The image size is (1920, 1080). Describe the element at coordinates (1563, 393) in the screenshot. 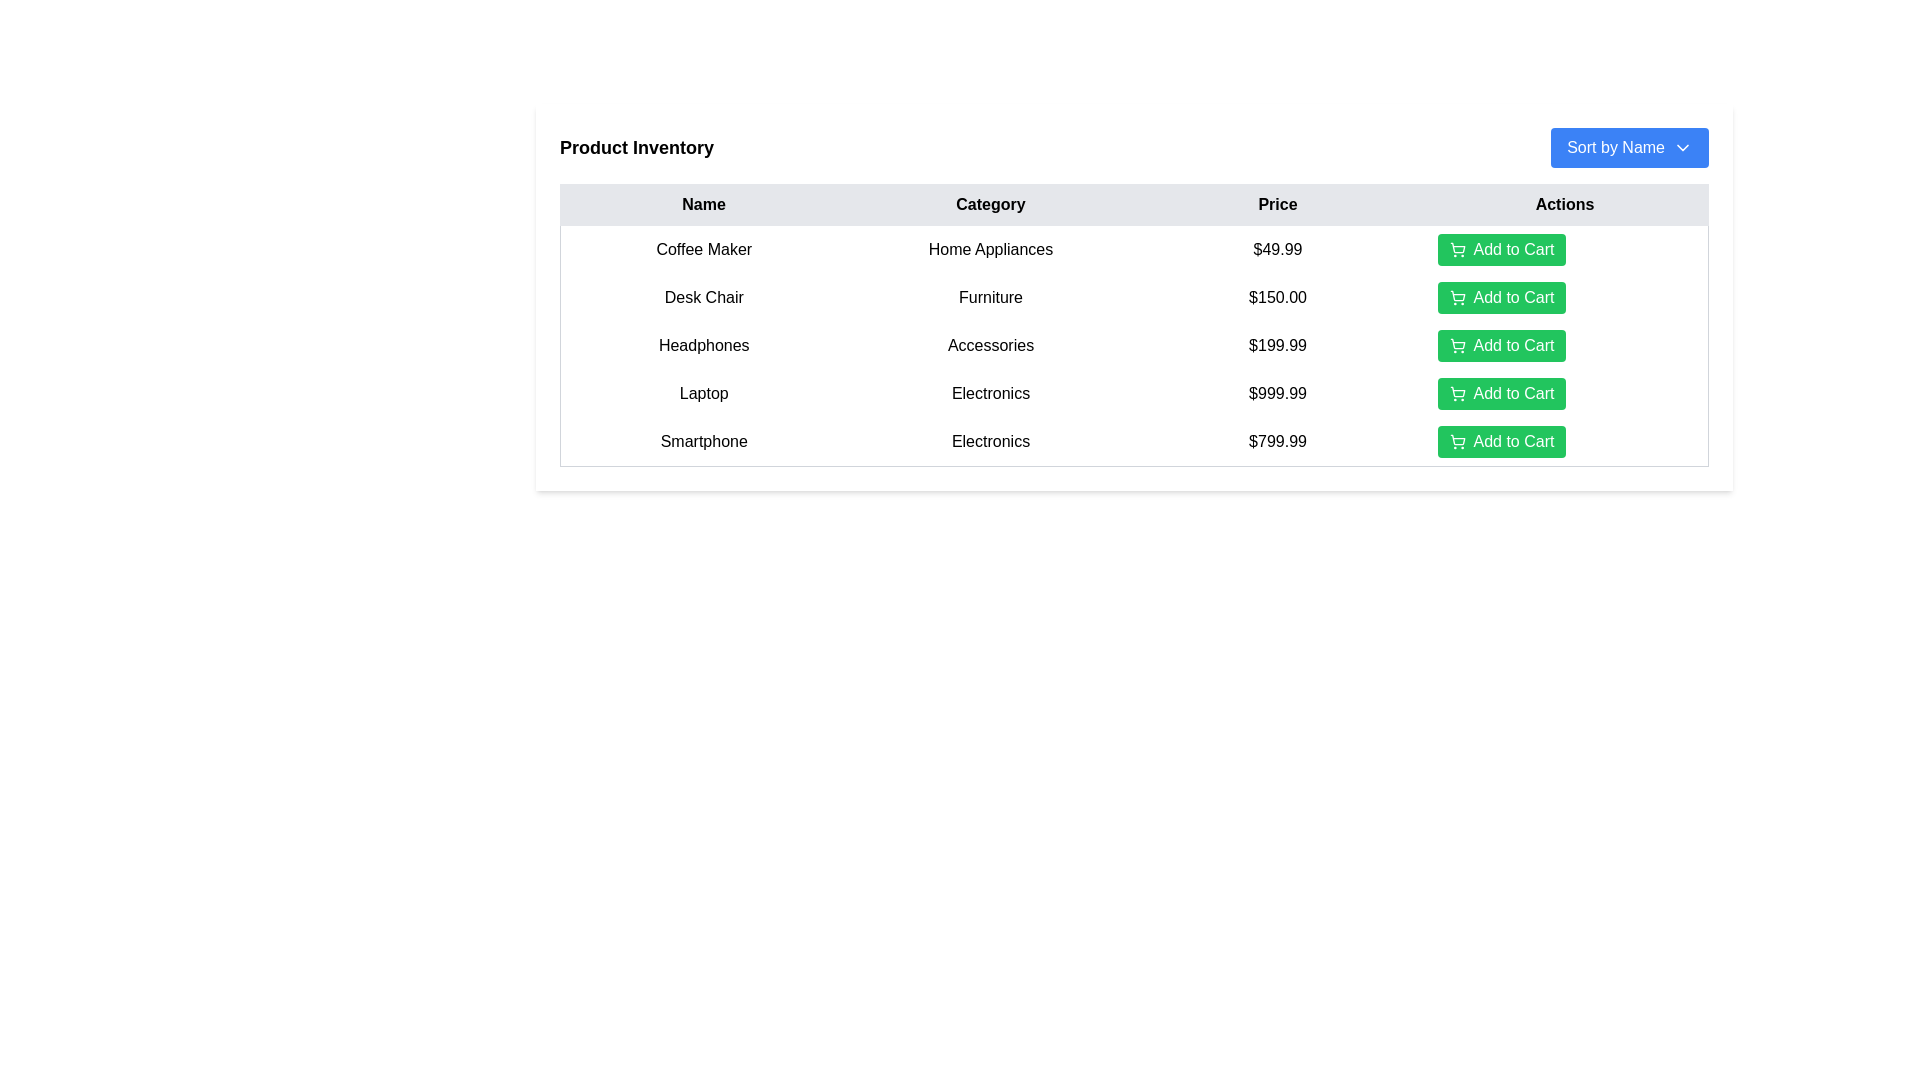

I see `the 'Add to Cart' button for the product 'Laptop' in the fourth row of the 'Product Inventory' table under the 'Actions' column` at that location.